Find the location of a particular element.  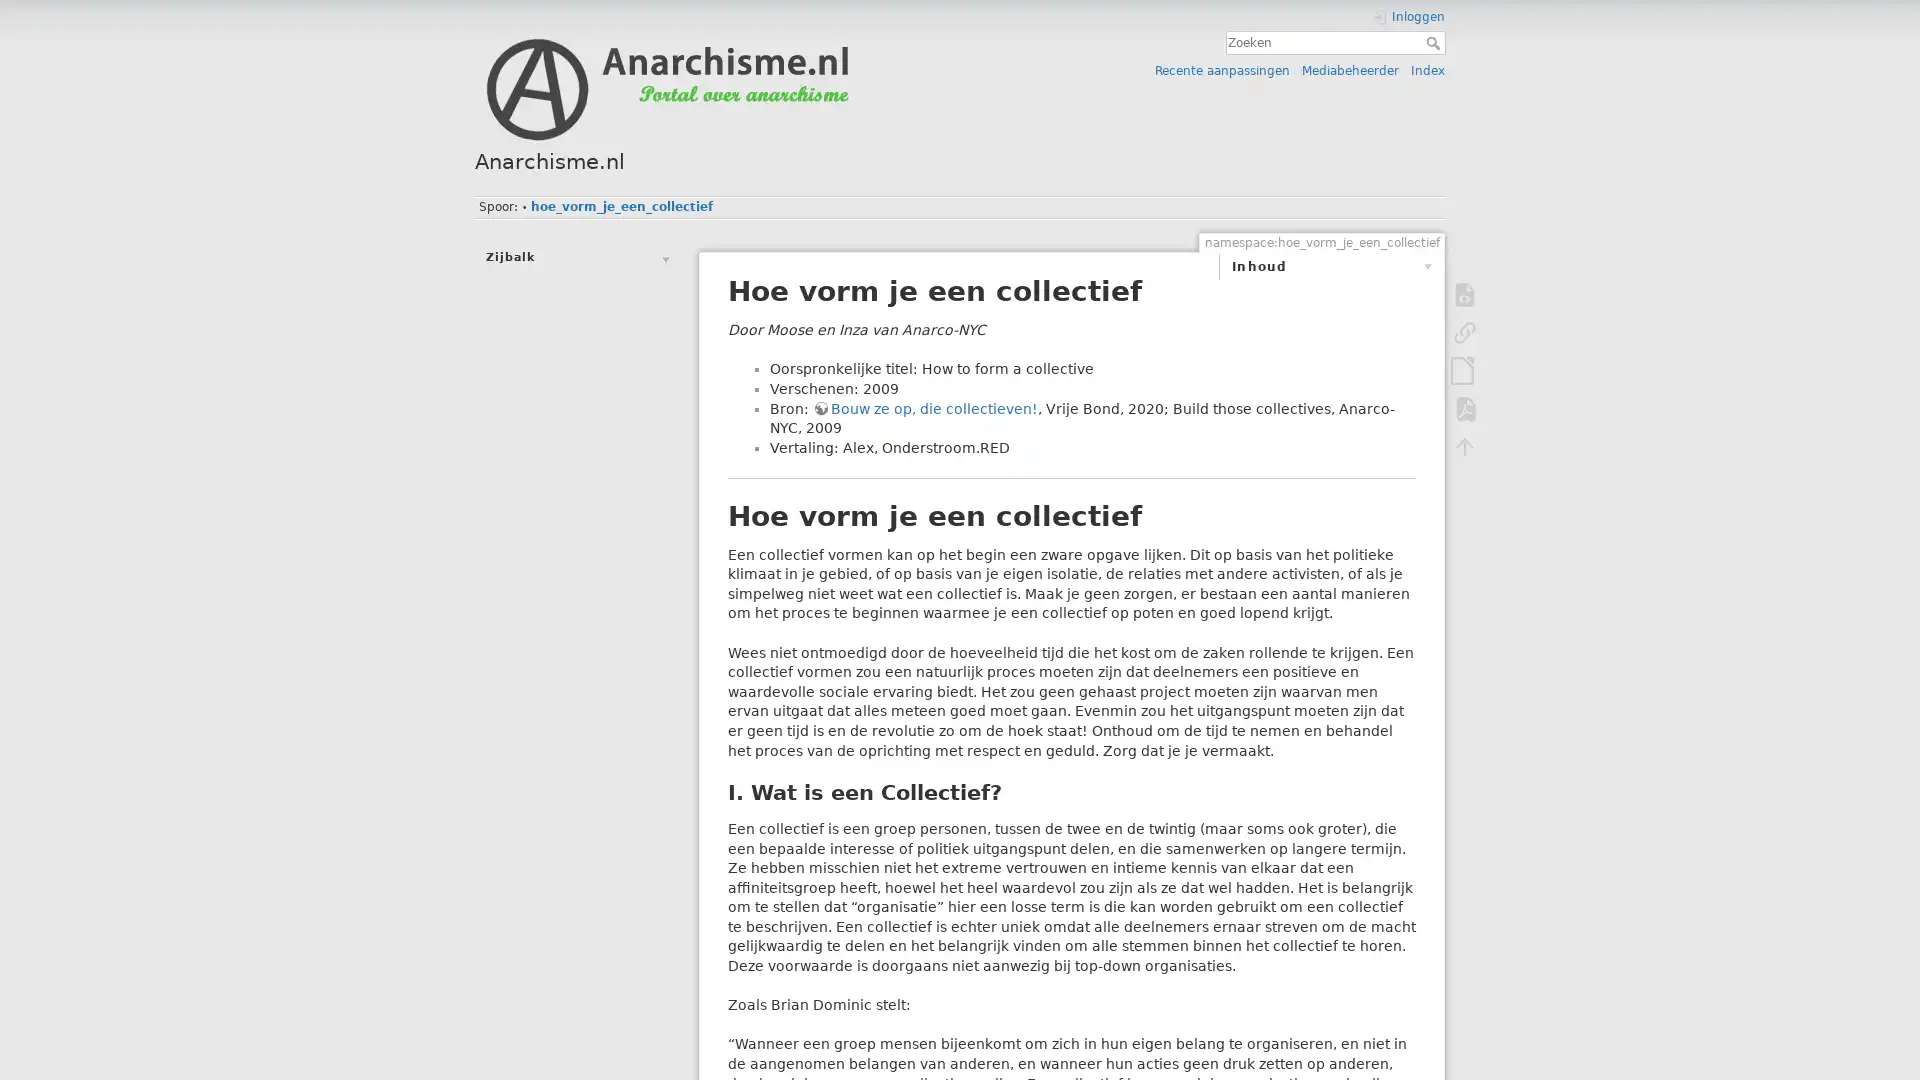

Zoeken is located at coordinates (1434, 42).